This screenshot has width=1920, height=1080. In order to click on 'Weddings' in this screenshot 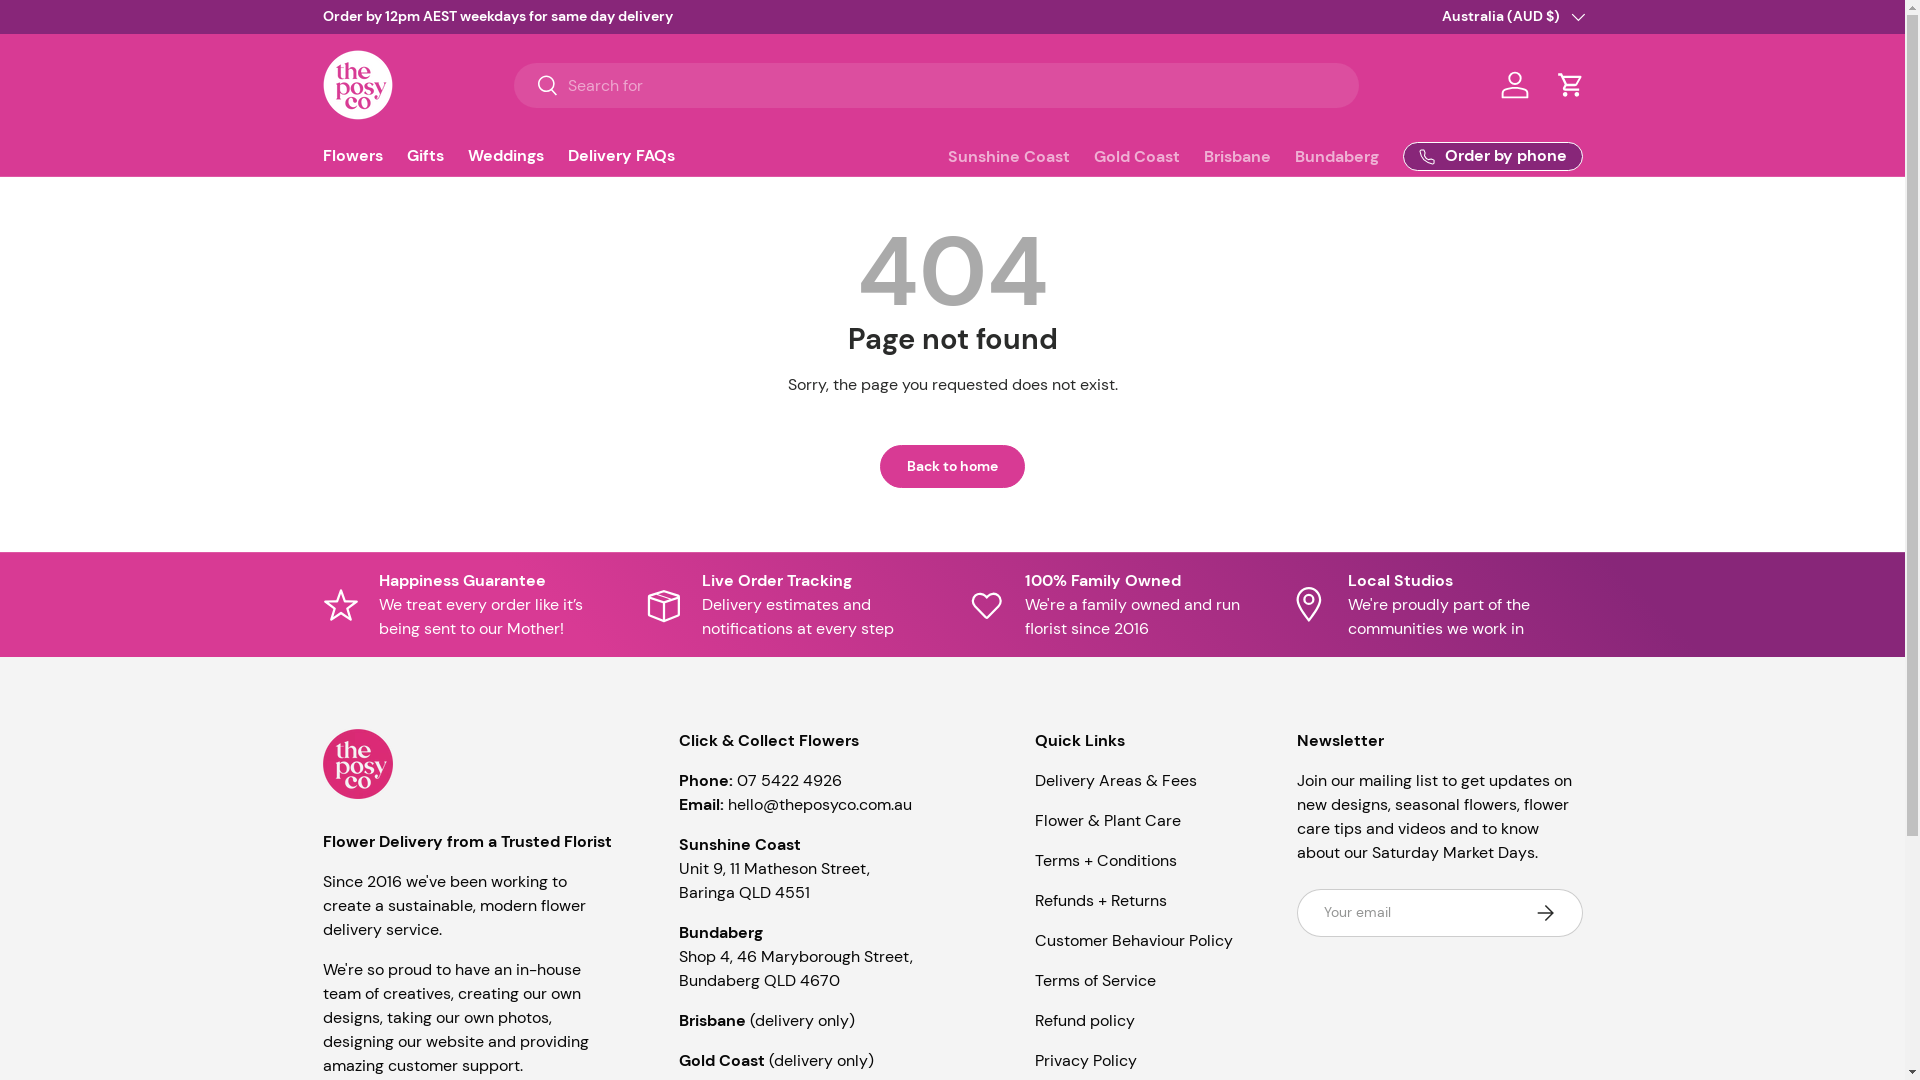, I will do `click(505, 154)`.